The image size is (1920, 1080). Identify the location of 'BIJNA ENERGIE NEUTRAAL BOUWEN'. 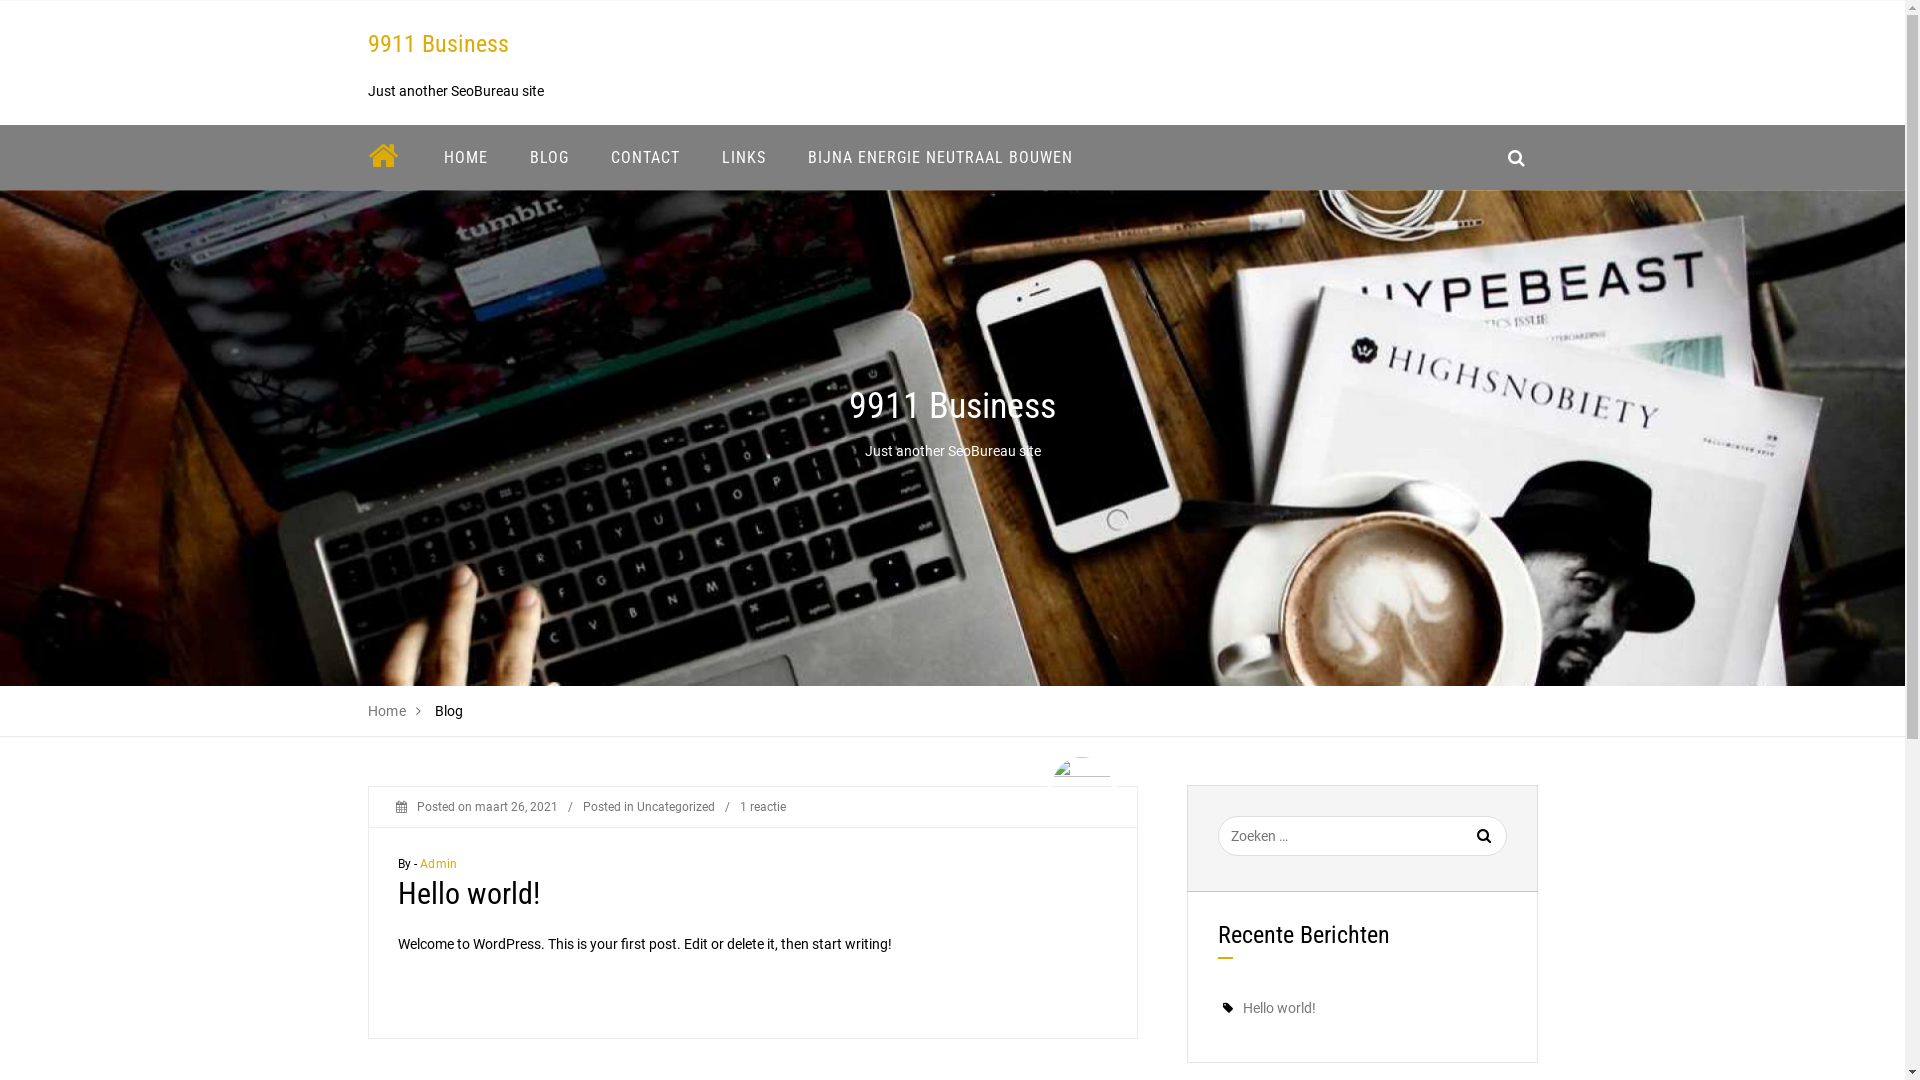
(938, 156).